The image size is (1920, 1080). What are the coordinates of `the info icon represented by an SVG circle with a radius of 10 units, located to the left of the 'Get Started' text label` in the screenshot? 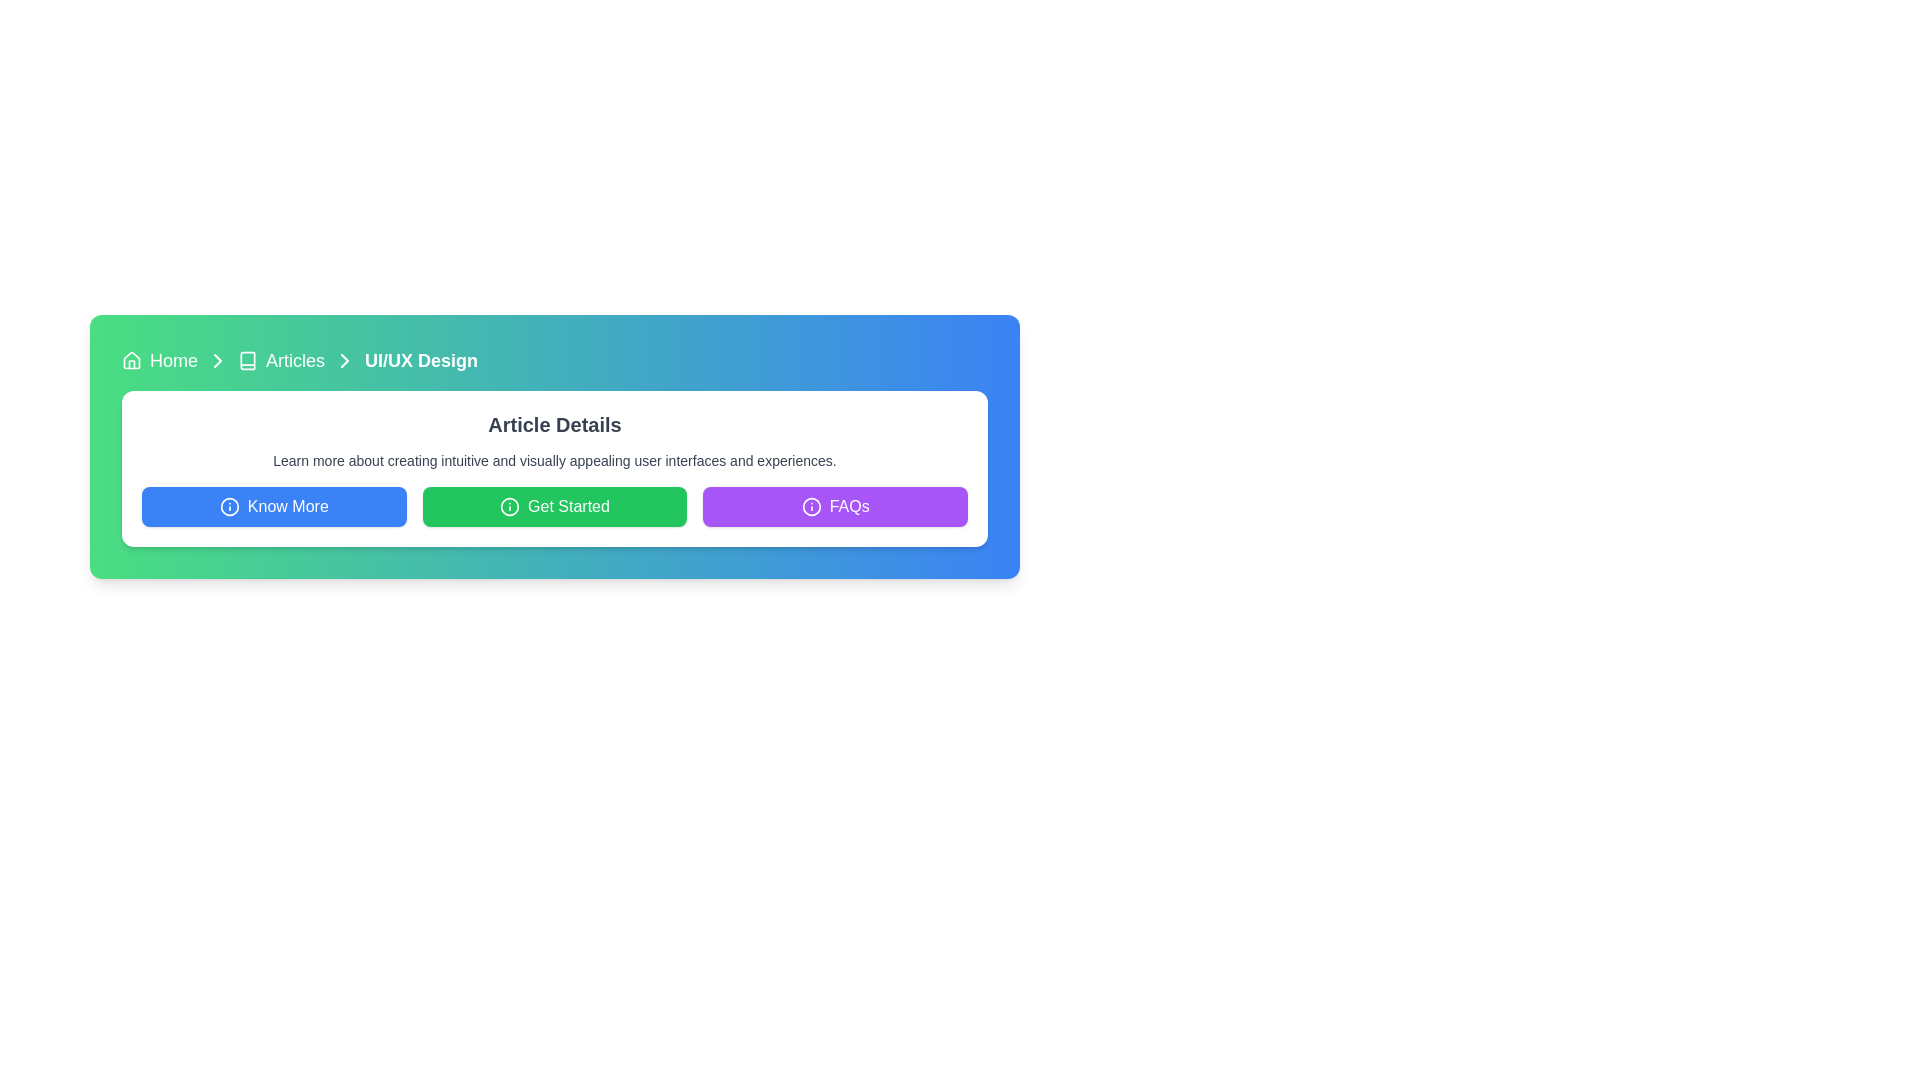 It's located at (811, 505).